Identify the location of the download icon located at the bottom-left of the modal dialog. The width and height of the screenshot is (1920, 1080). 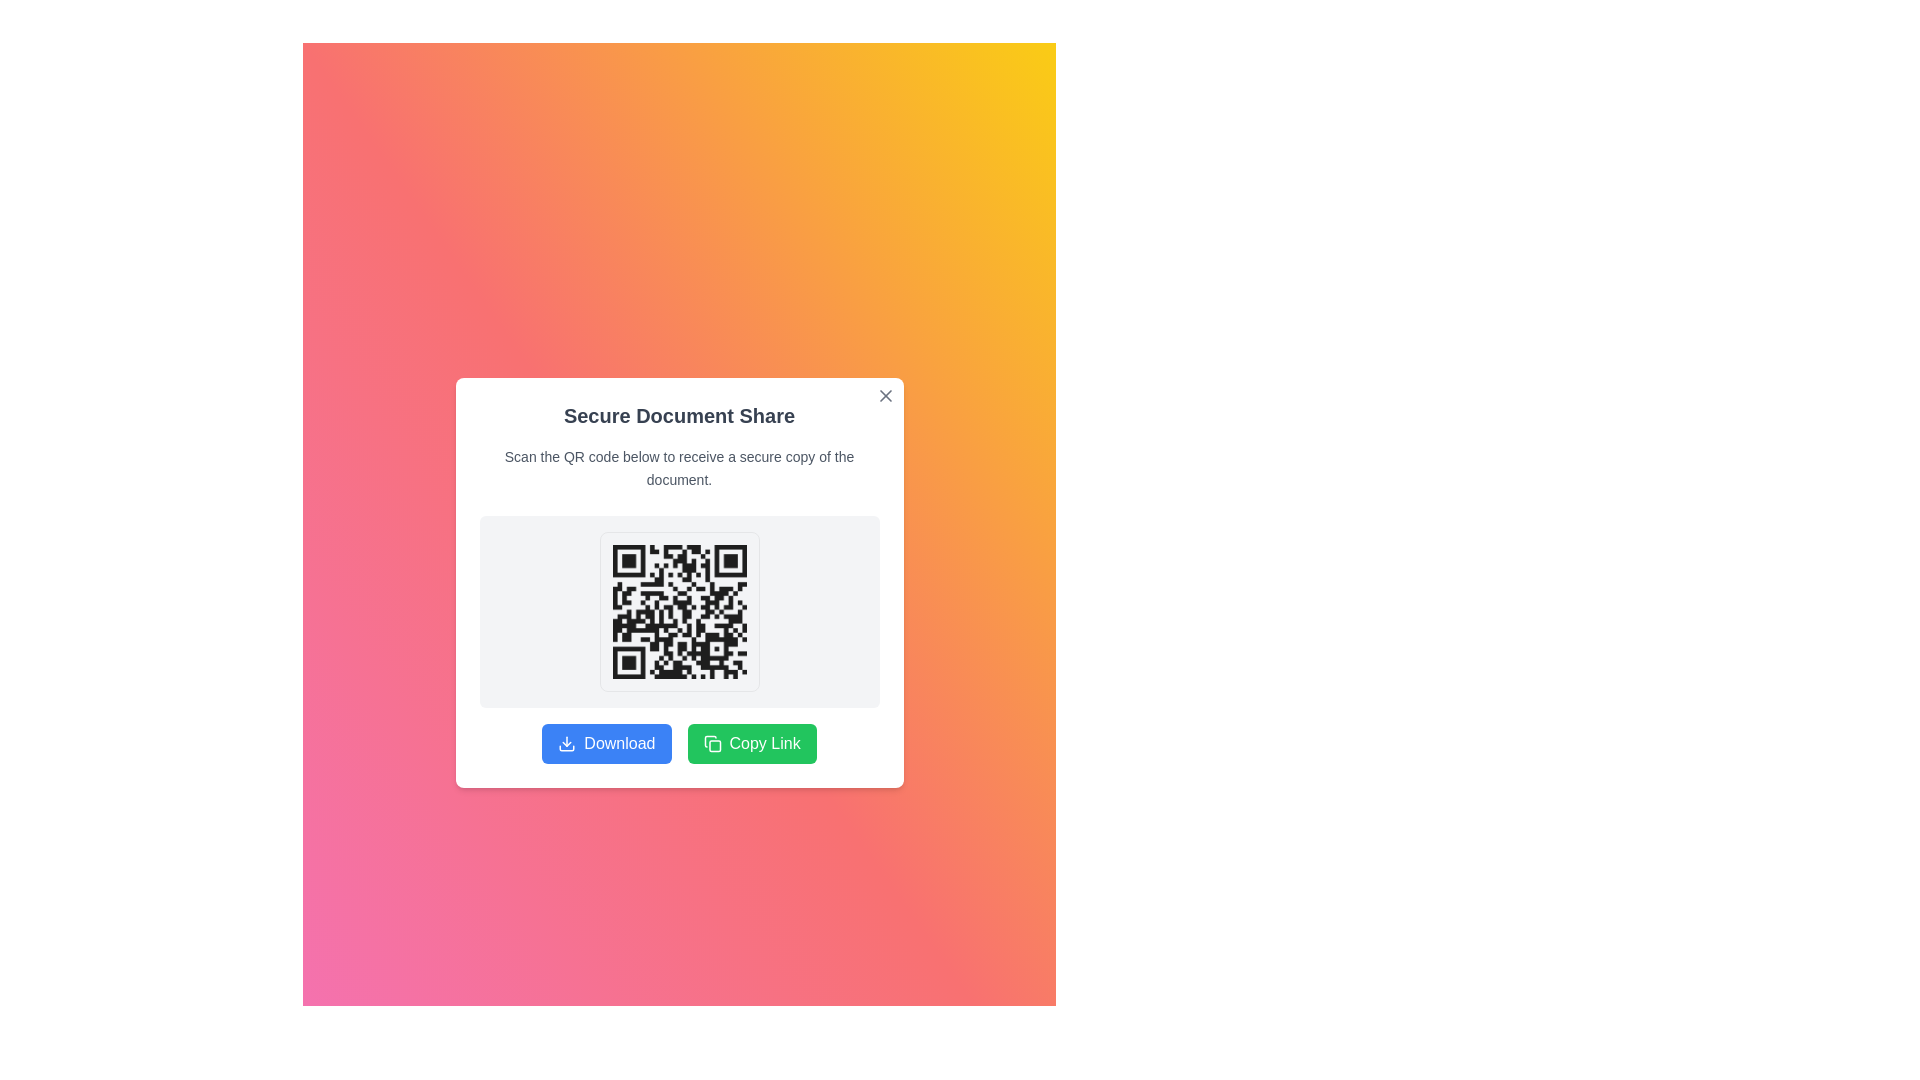
(566, 743).